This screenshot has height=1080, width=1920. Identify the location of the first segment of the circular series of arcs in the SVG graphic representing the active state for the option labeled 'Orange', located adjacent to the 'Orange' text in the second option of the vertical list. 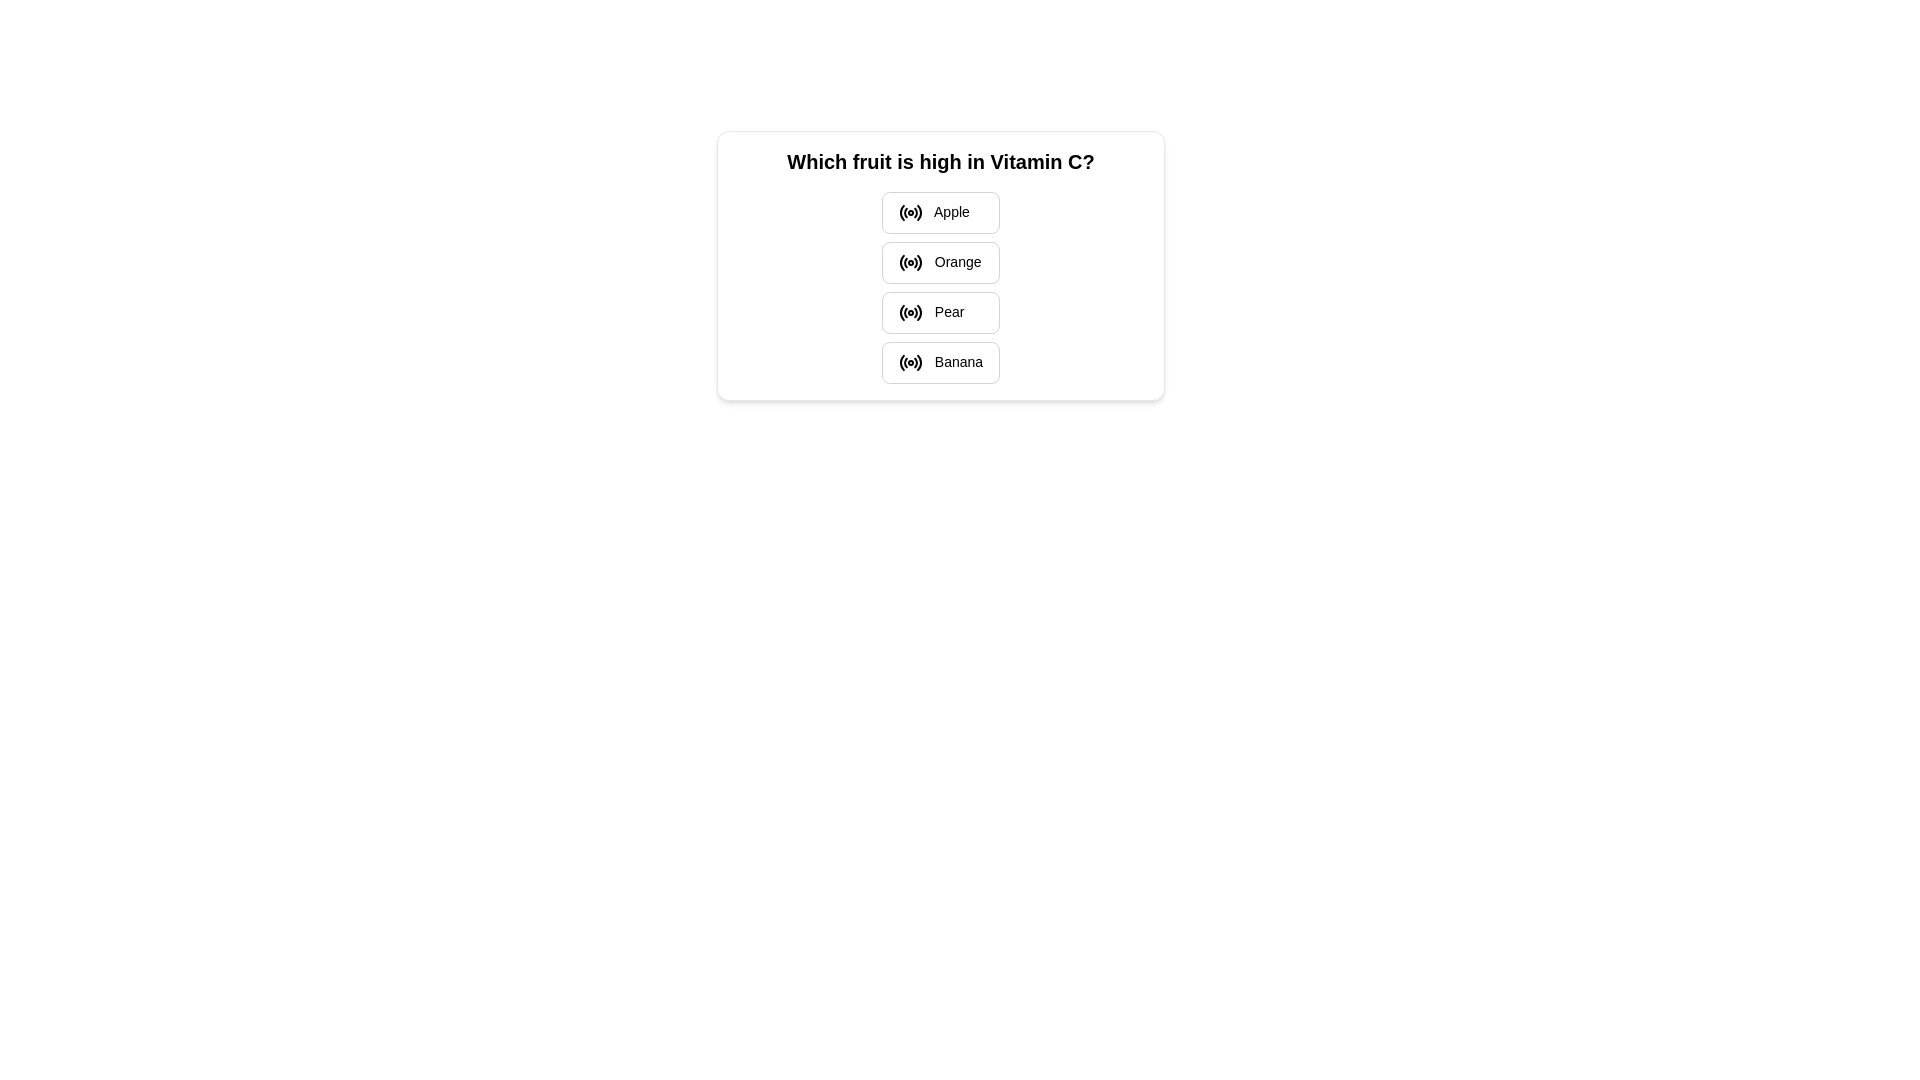
(901, 261).